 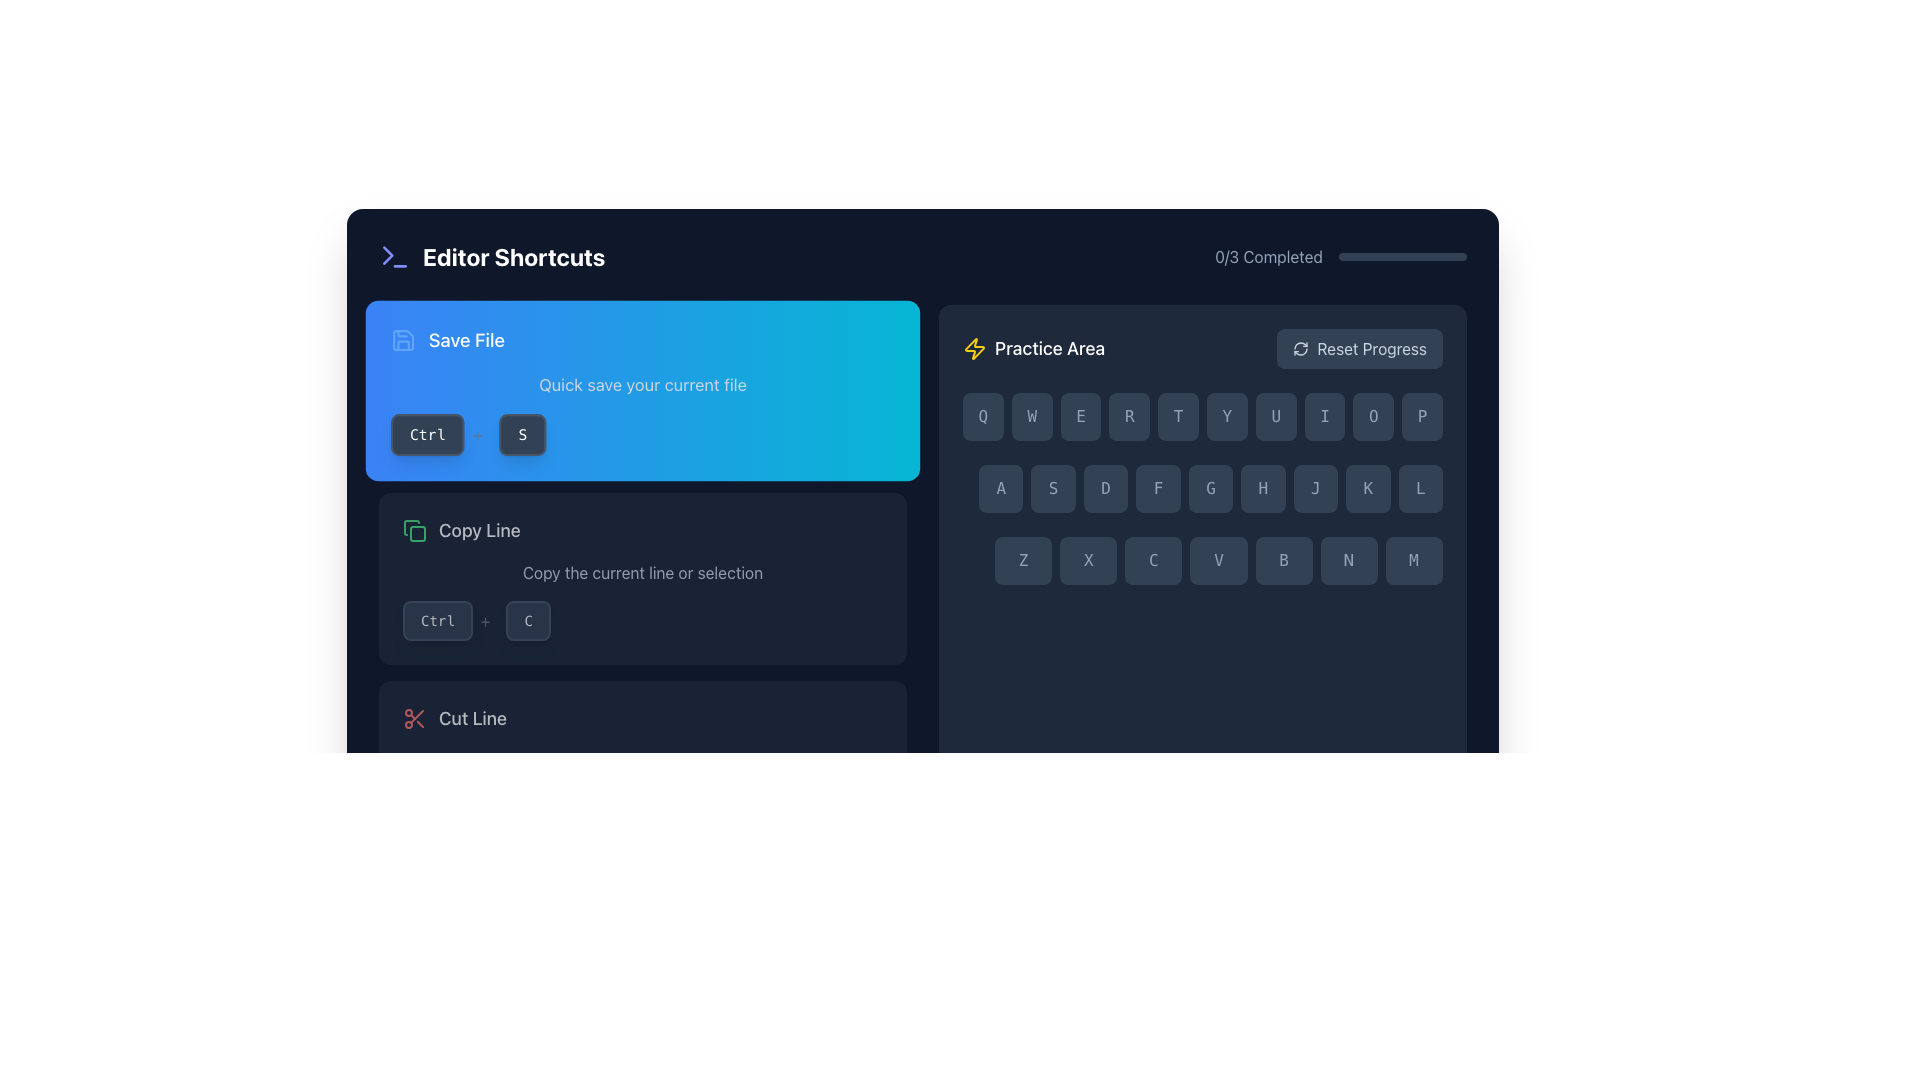 What do you see at coordinates (983, 415) in the screenshot?
I see `the character displayed on the rectangular button with a dark background and rounded corners, which contains the letter 'Q' centered within it` at bounding box center [983, 415].